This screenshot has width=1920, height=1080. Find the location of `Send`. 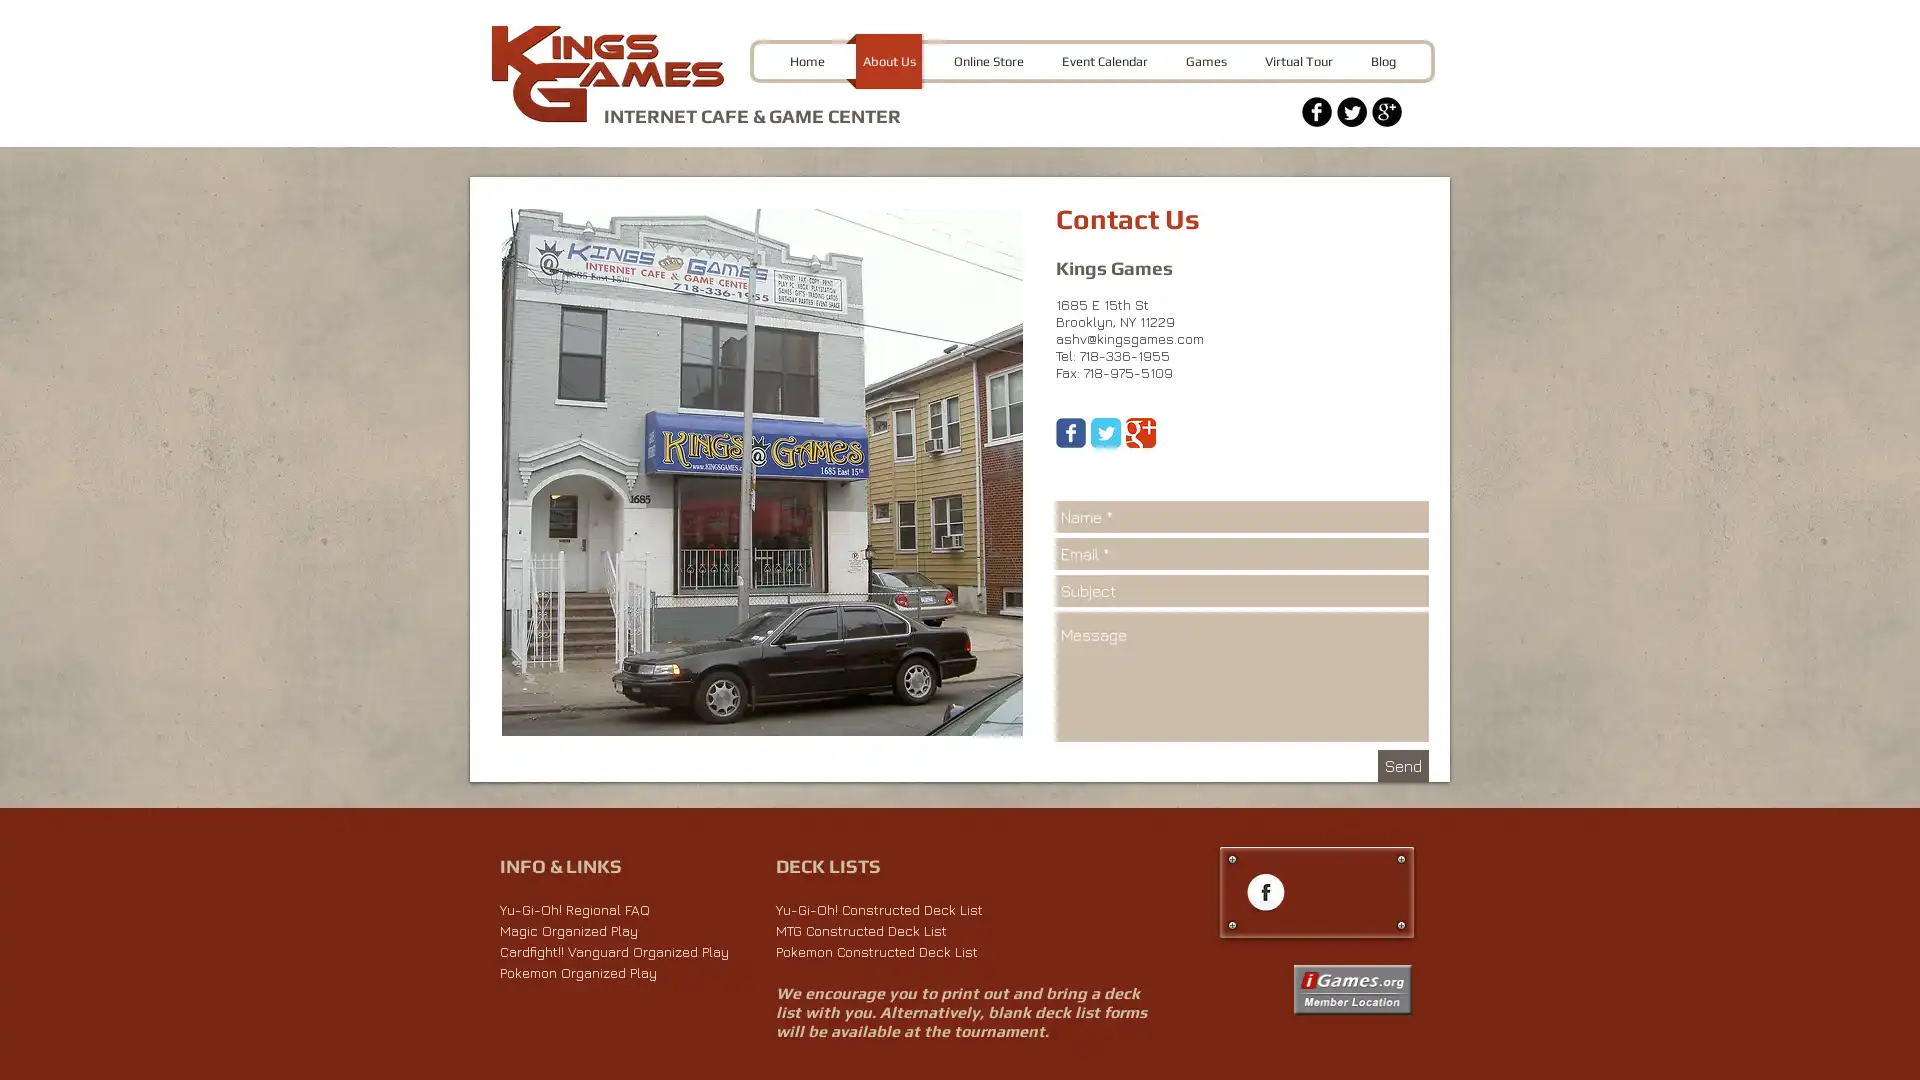

Send is located at coordinates (1402, 765).